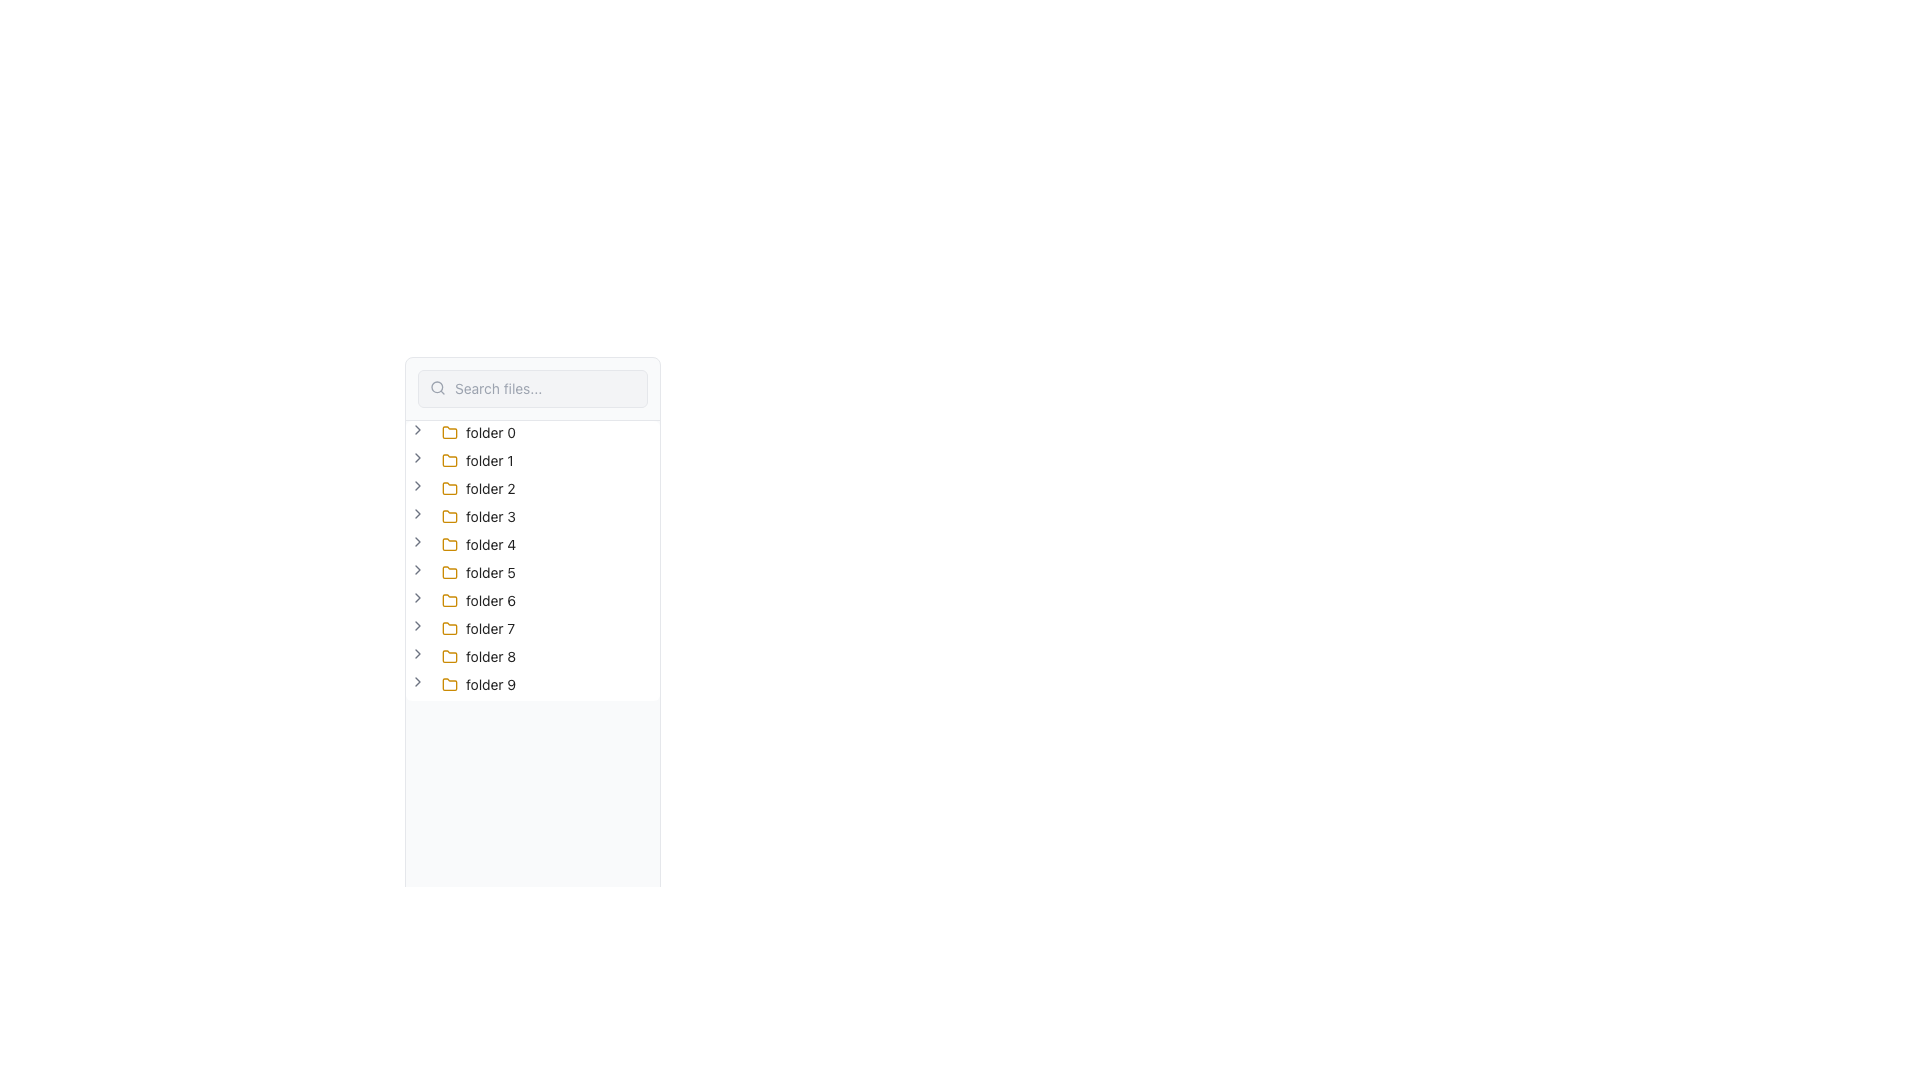 This screenshot has height=1080, width=1920. Describe the element at coordinates (416, 512) in the screenshot. I see `the toggle icon located to the left of the 'folder 3' label` at that location.